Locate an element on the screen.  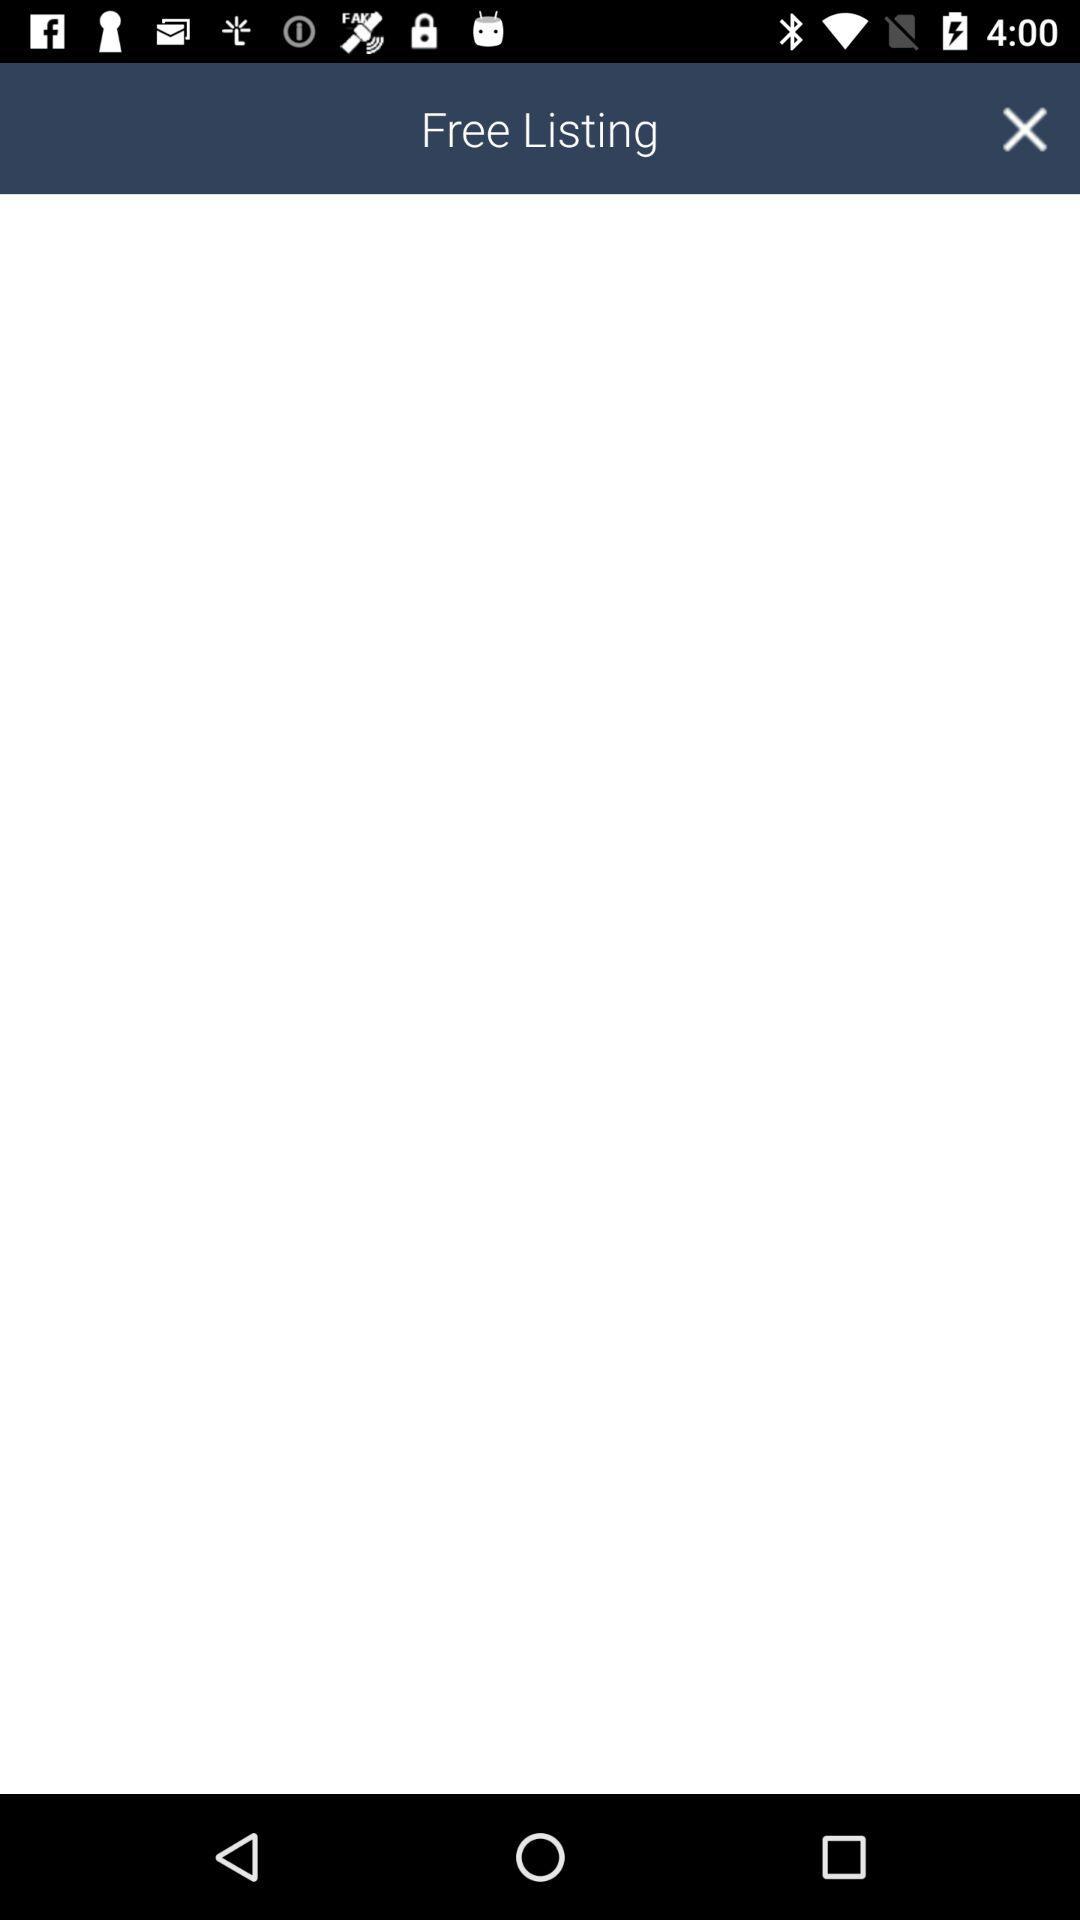
item at the top right corner is located at coordinates (1024, 127).